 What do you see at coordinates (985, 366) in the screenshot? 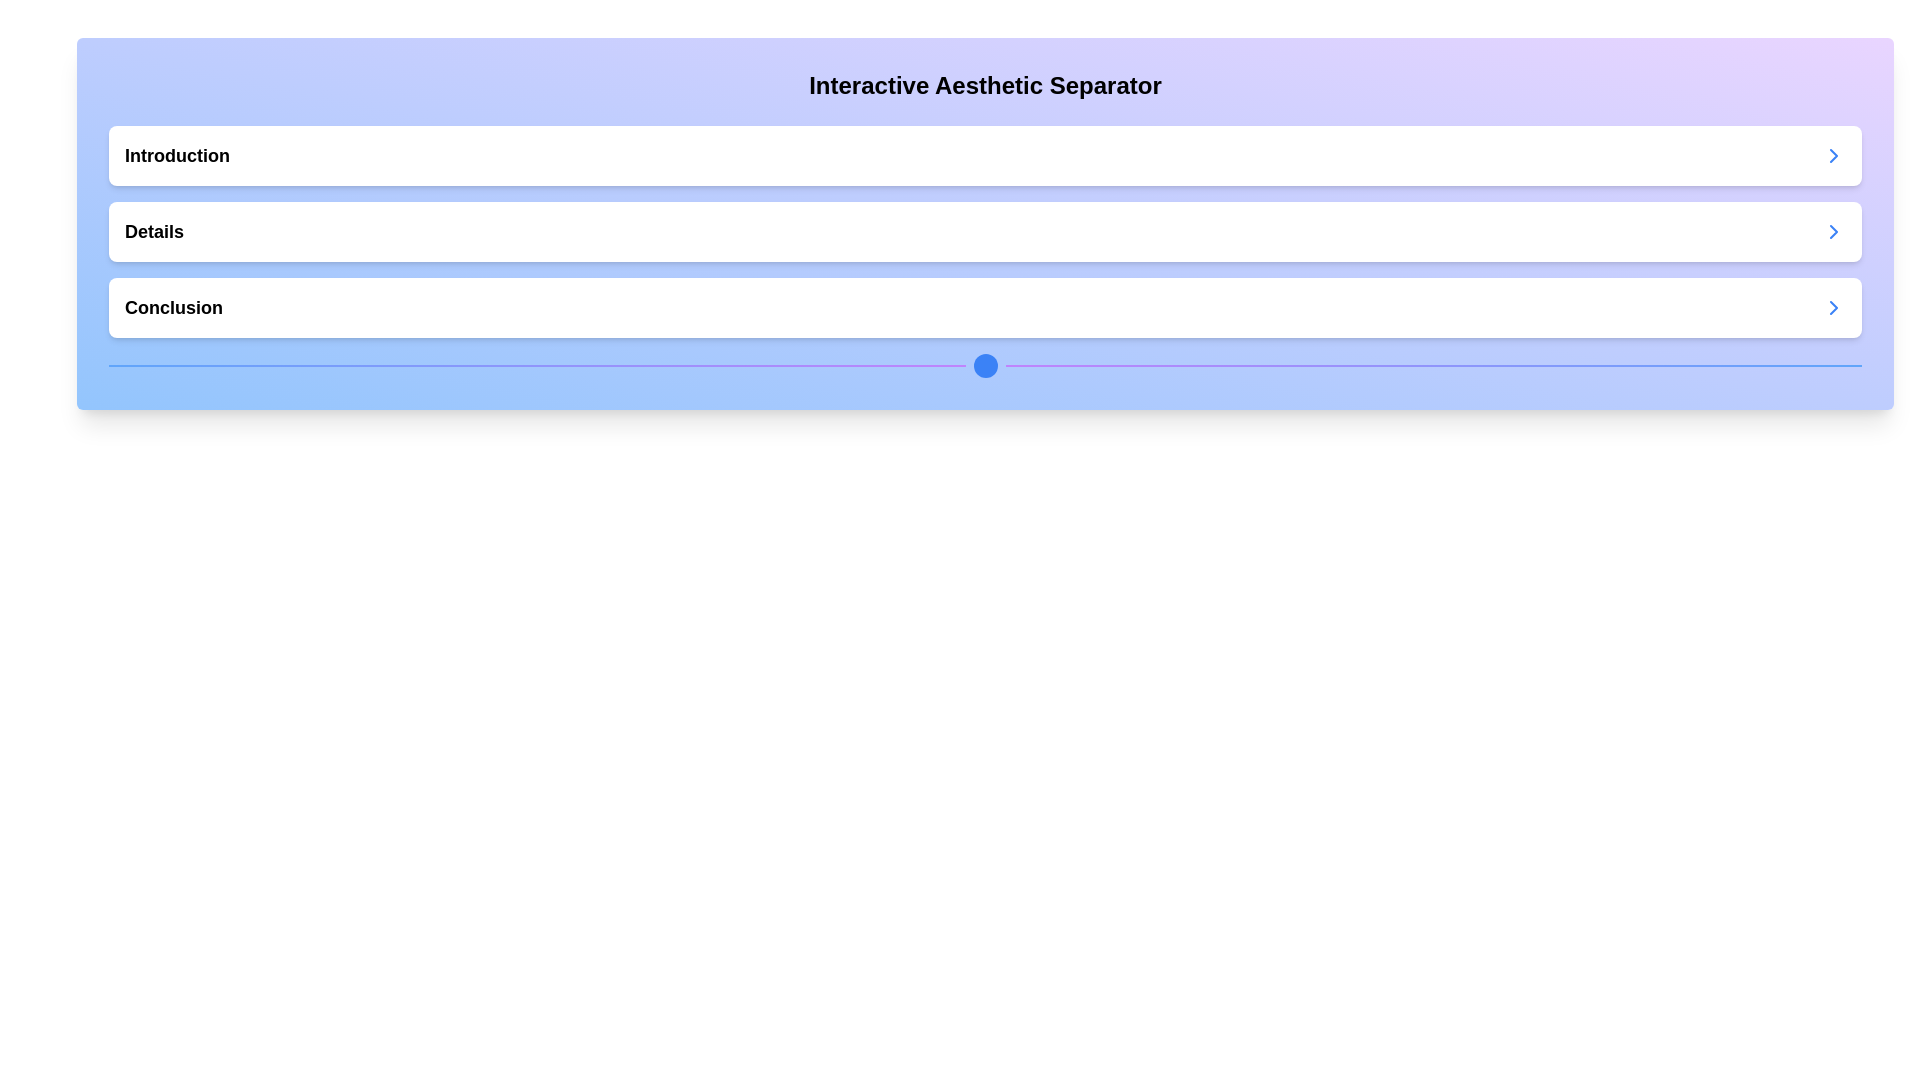
I see `the Decorative Line with Centered Dot, which serves as a visual separator at the bottom of the layout, enhancing the aesthetics of the interface` at bounding box center [985, 366].